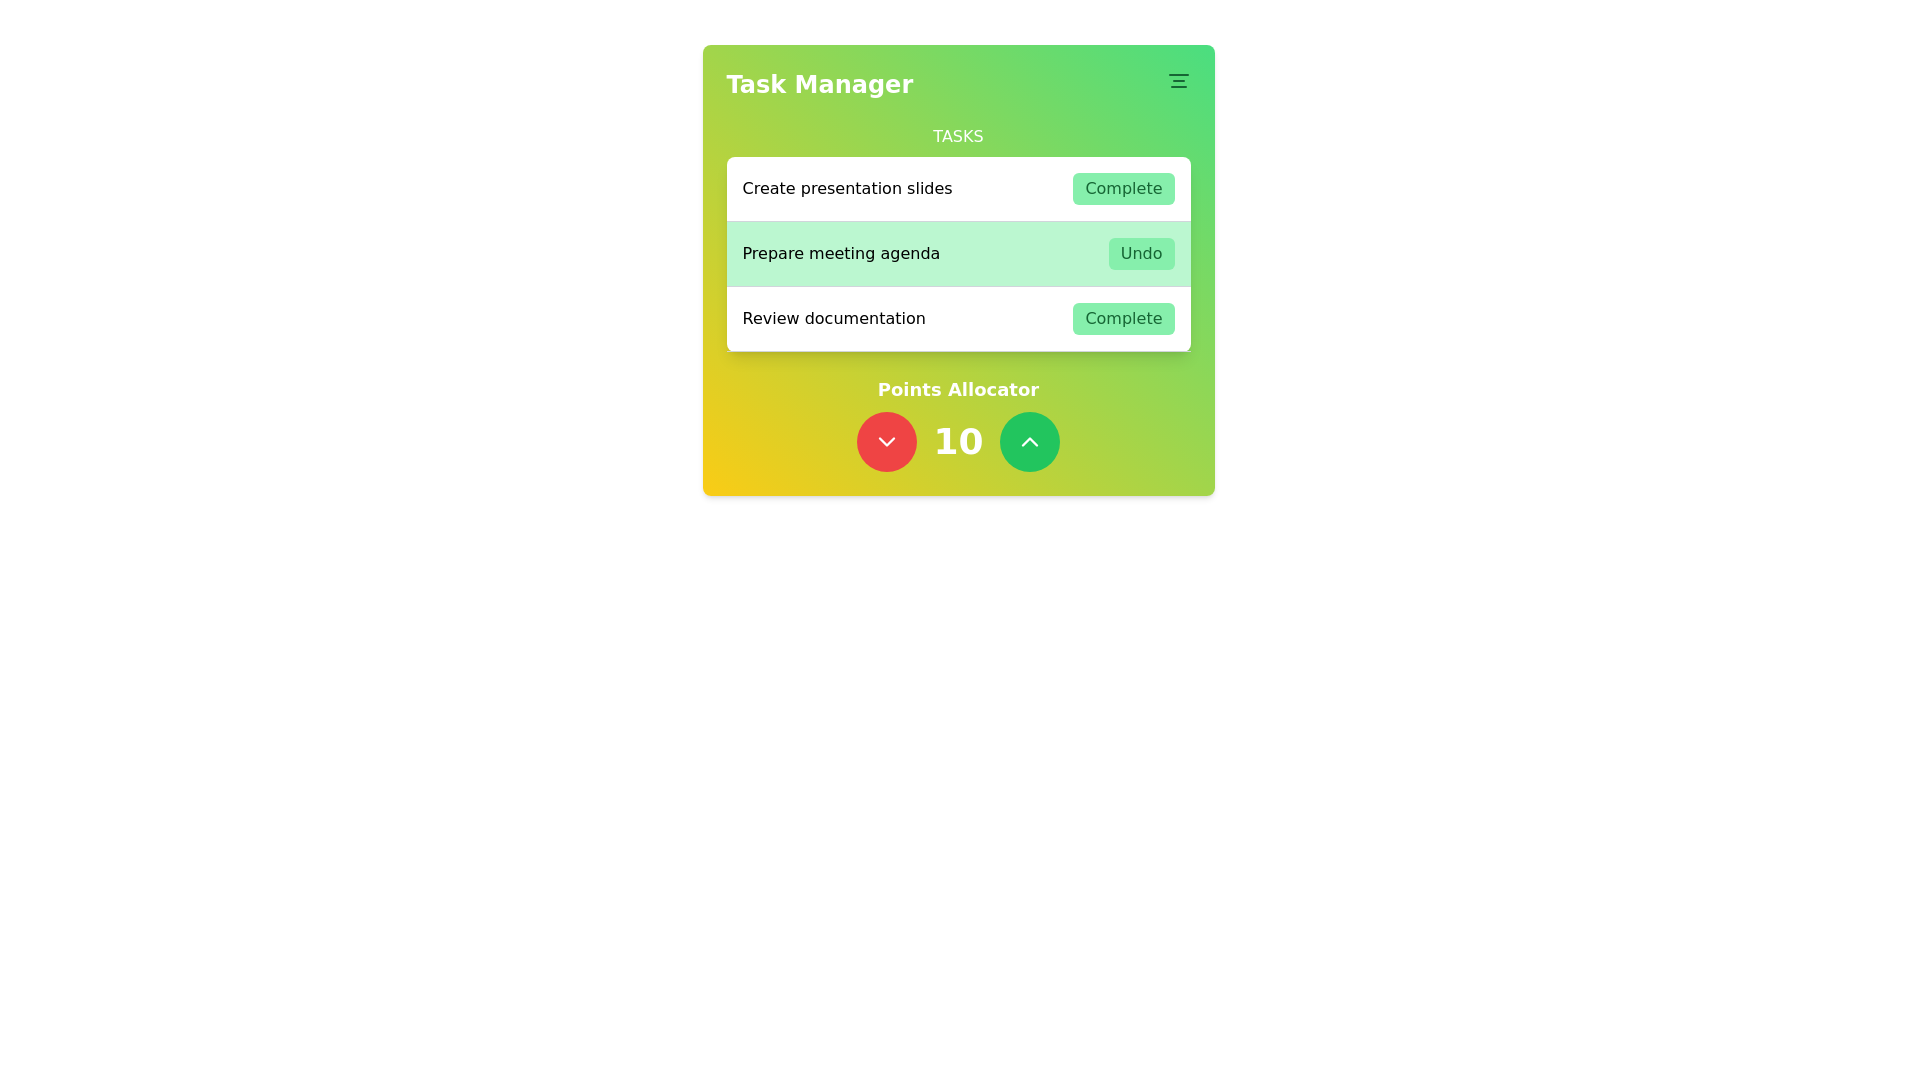 This screenshot has width=1920, height=1080. Describe the element at coordinates (957, 237) in the screenshot. I see `the 'Undo' button in the Task row labeled 'Prepare meeting agenda' to revert the action` at that location.